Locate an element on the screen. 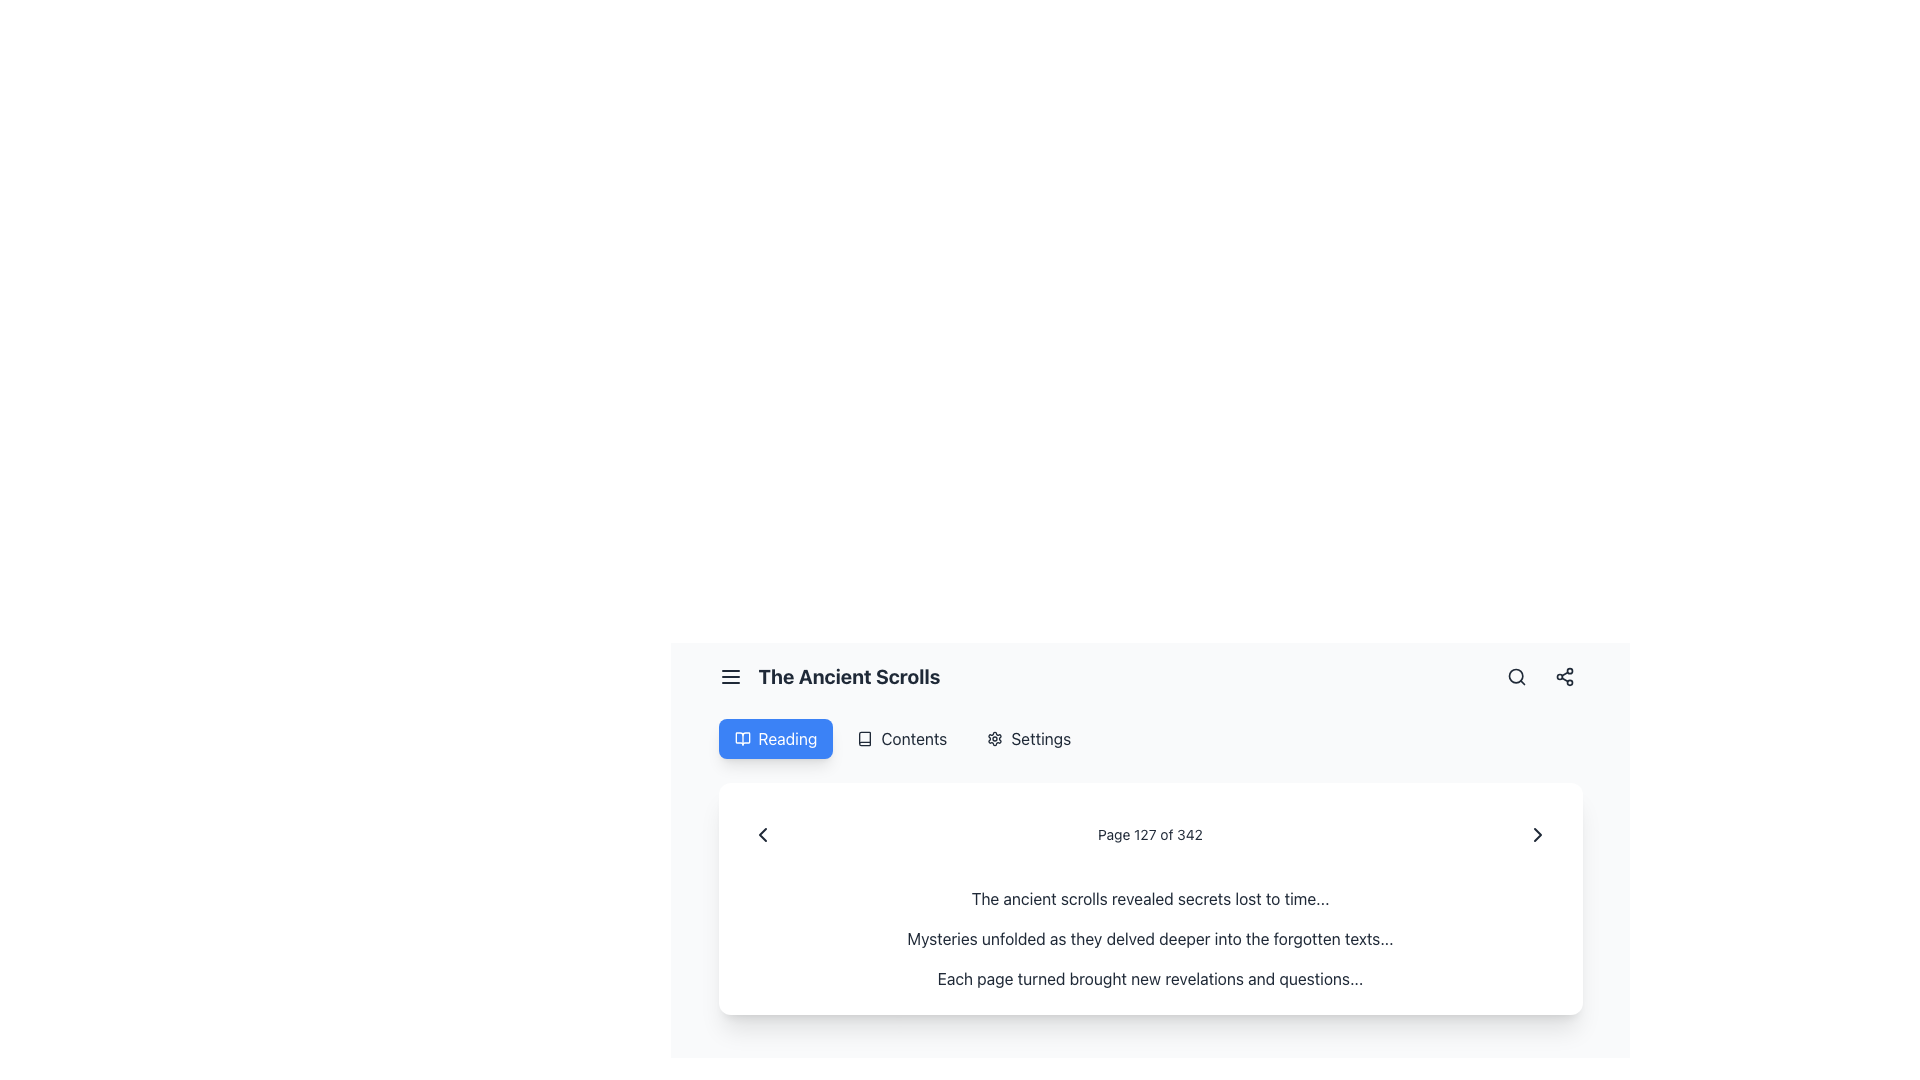  the text label associated with the 'settings' functionality located in the top-right area below the title 'The Ancient Scrolls' is located at coordinates (1040, 739).